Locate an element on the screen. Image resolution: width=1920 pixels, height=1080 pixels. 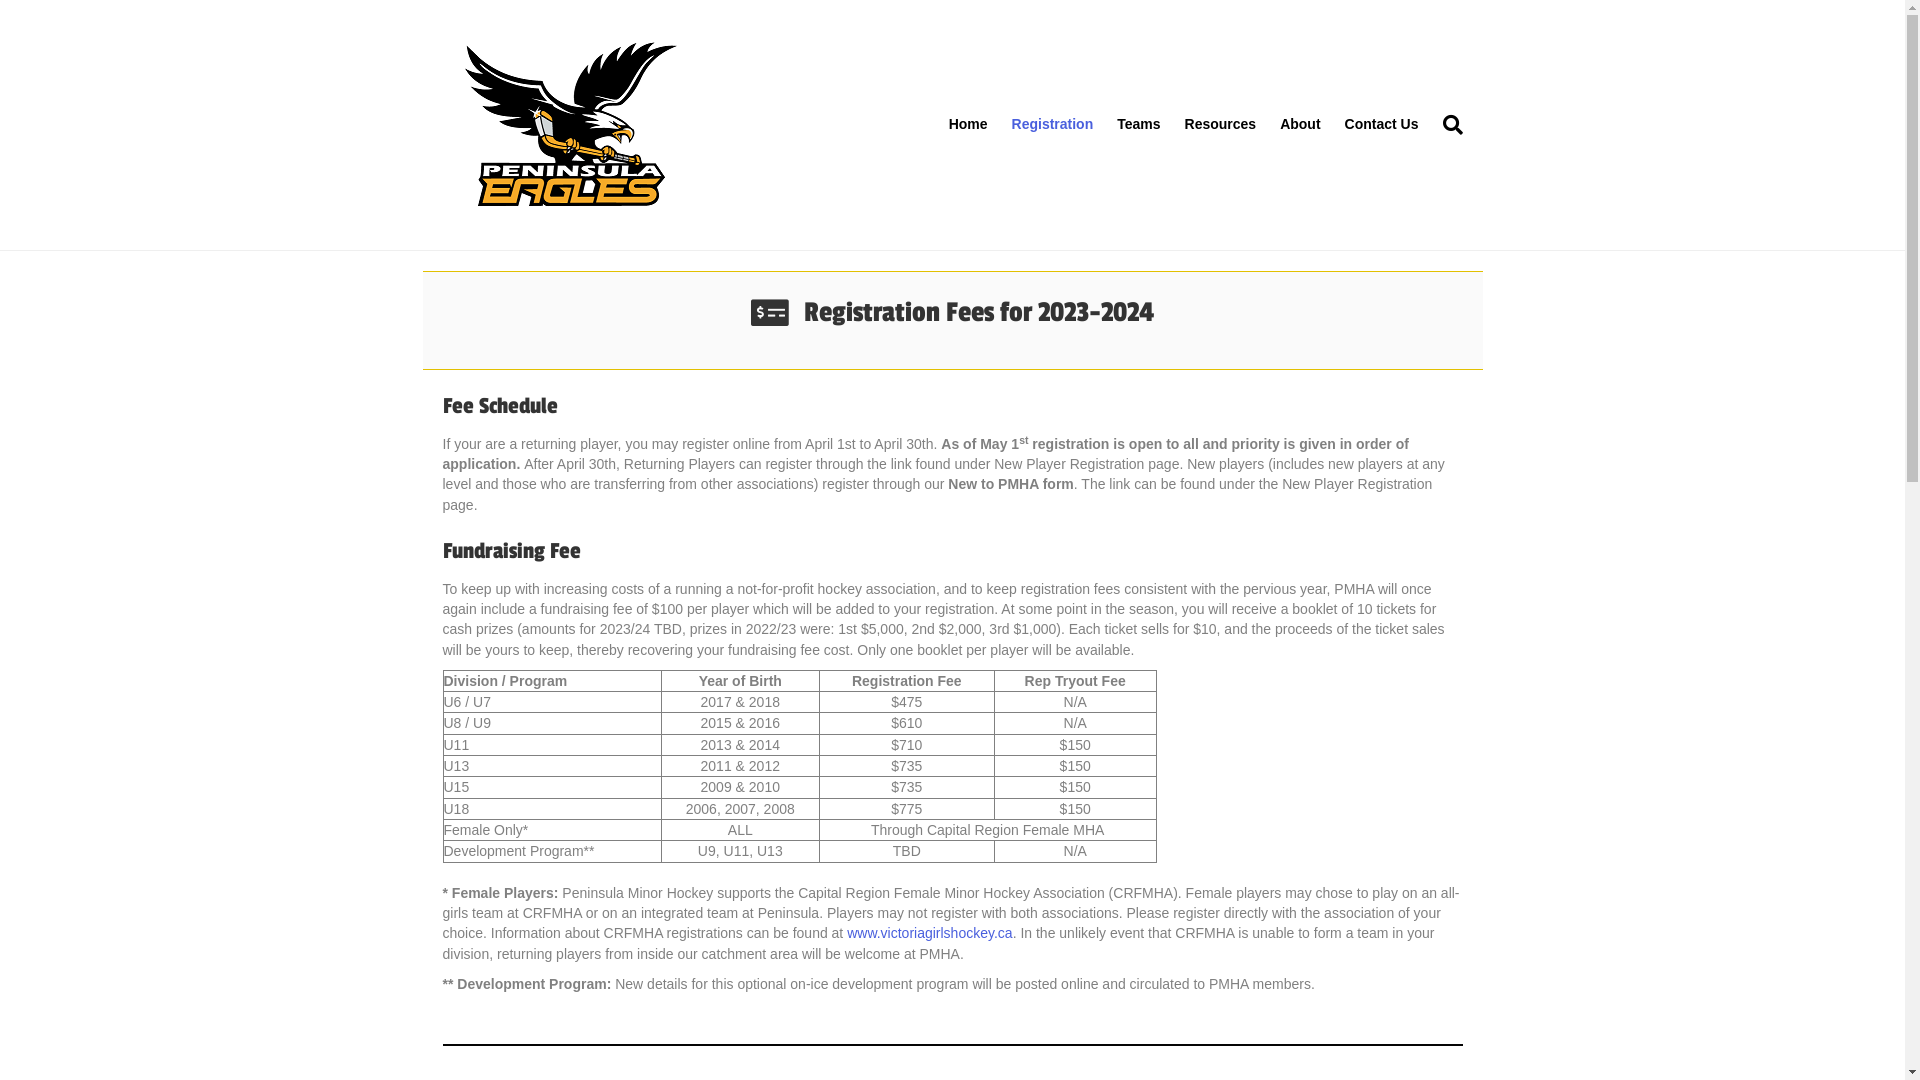
'Registration' is located at coordinates (1051, 124).